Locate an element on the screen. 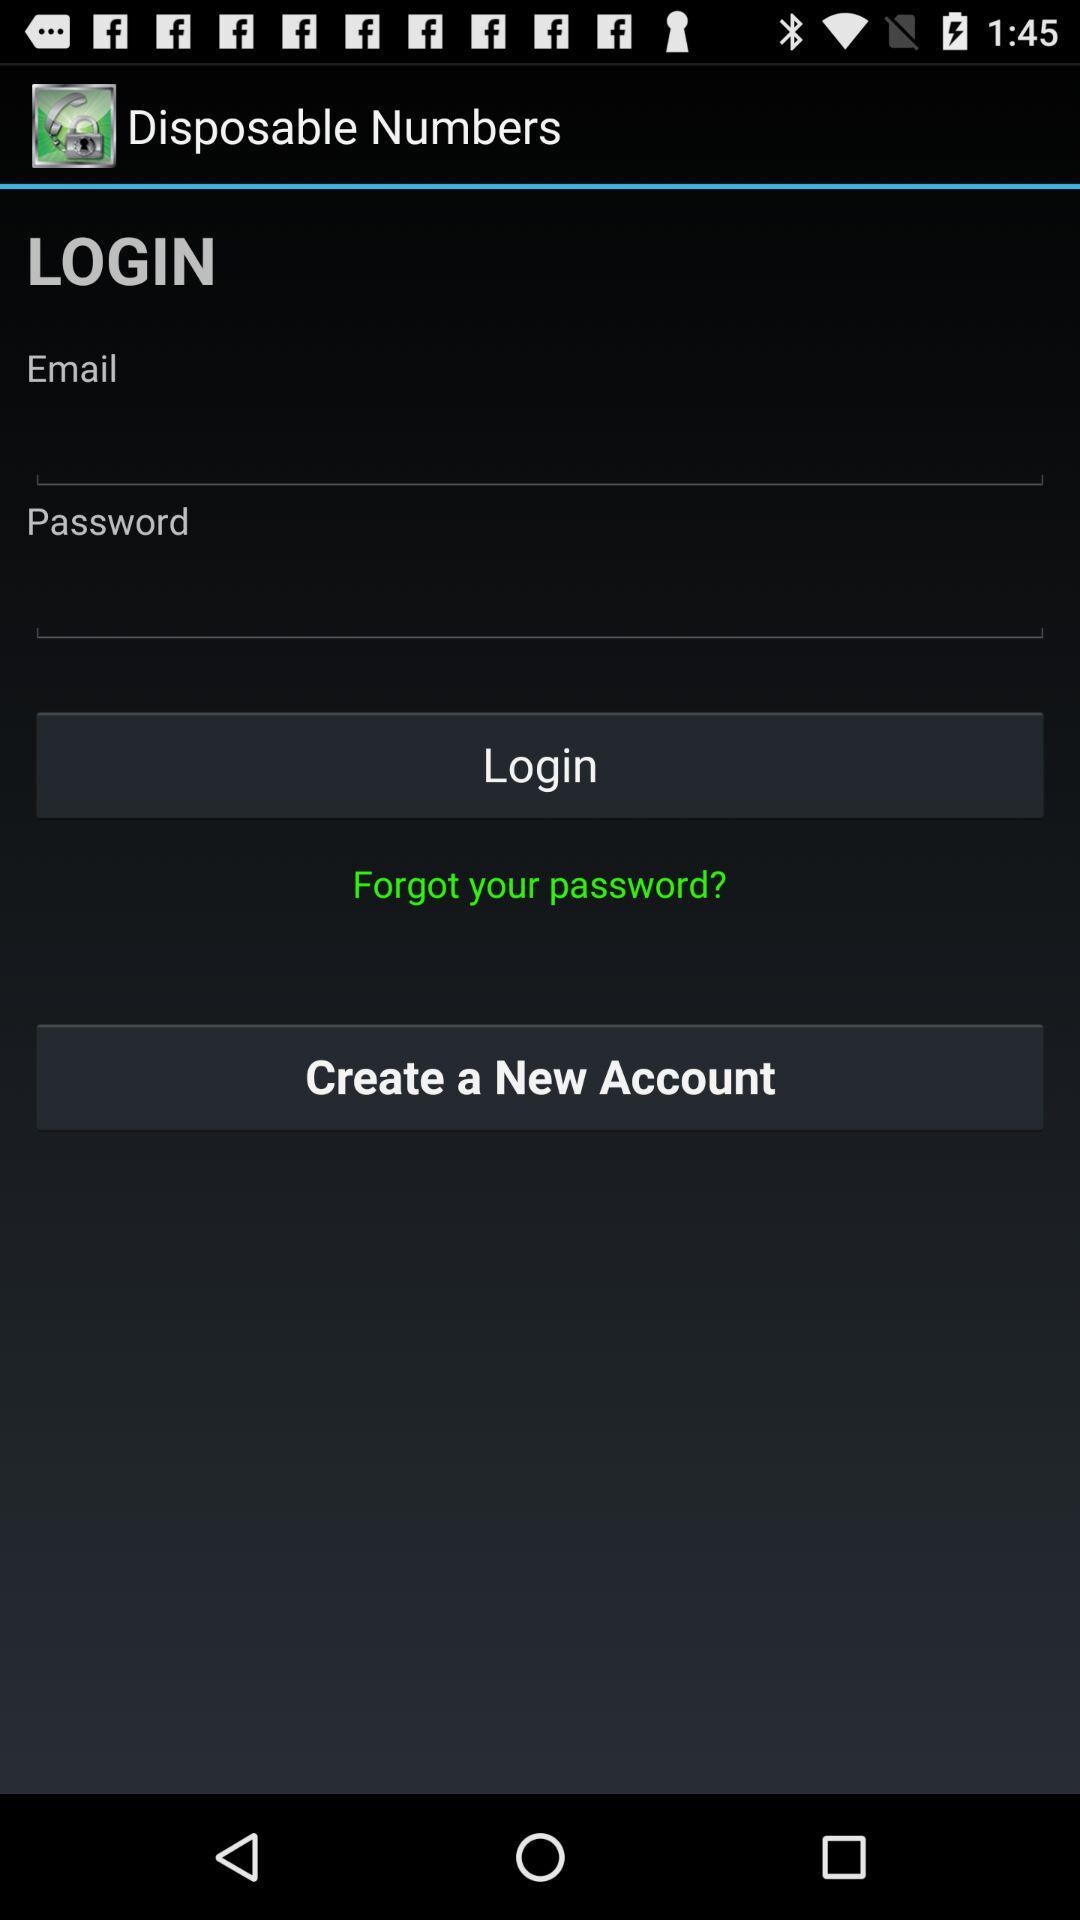 The height and width of the screenshot is (1920, 1080). item below the forgot your password? is located at coordinates (540, 1075).